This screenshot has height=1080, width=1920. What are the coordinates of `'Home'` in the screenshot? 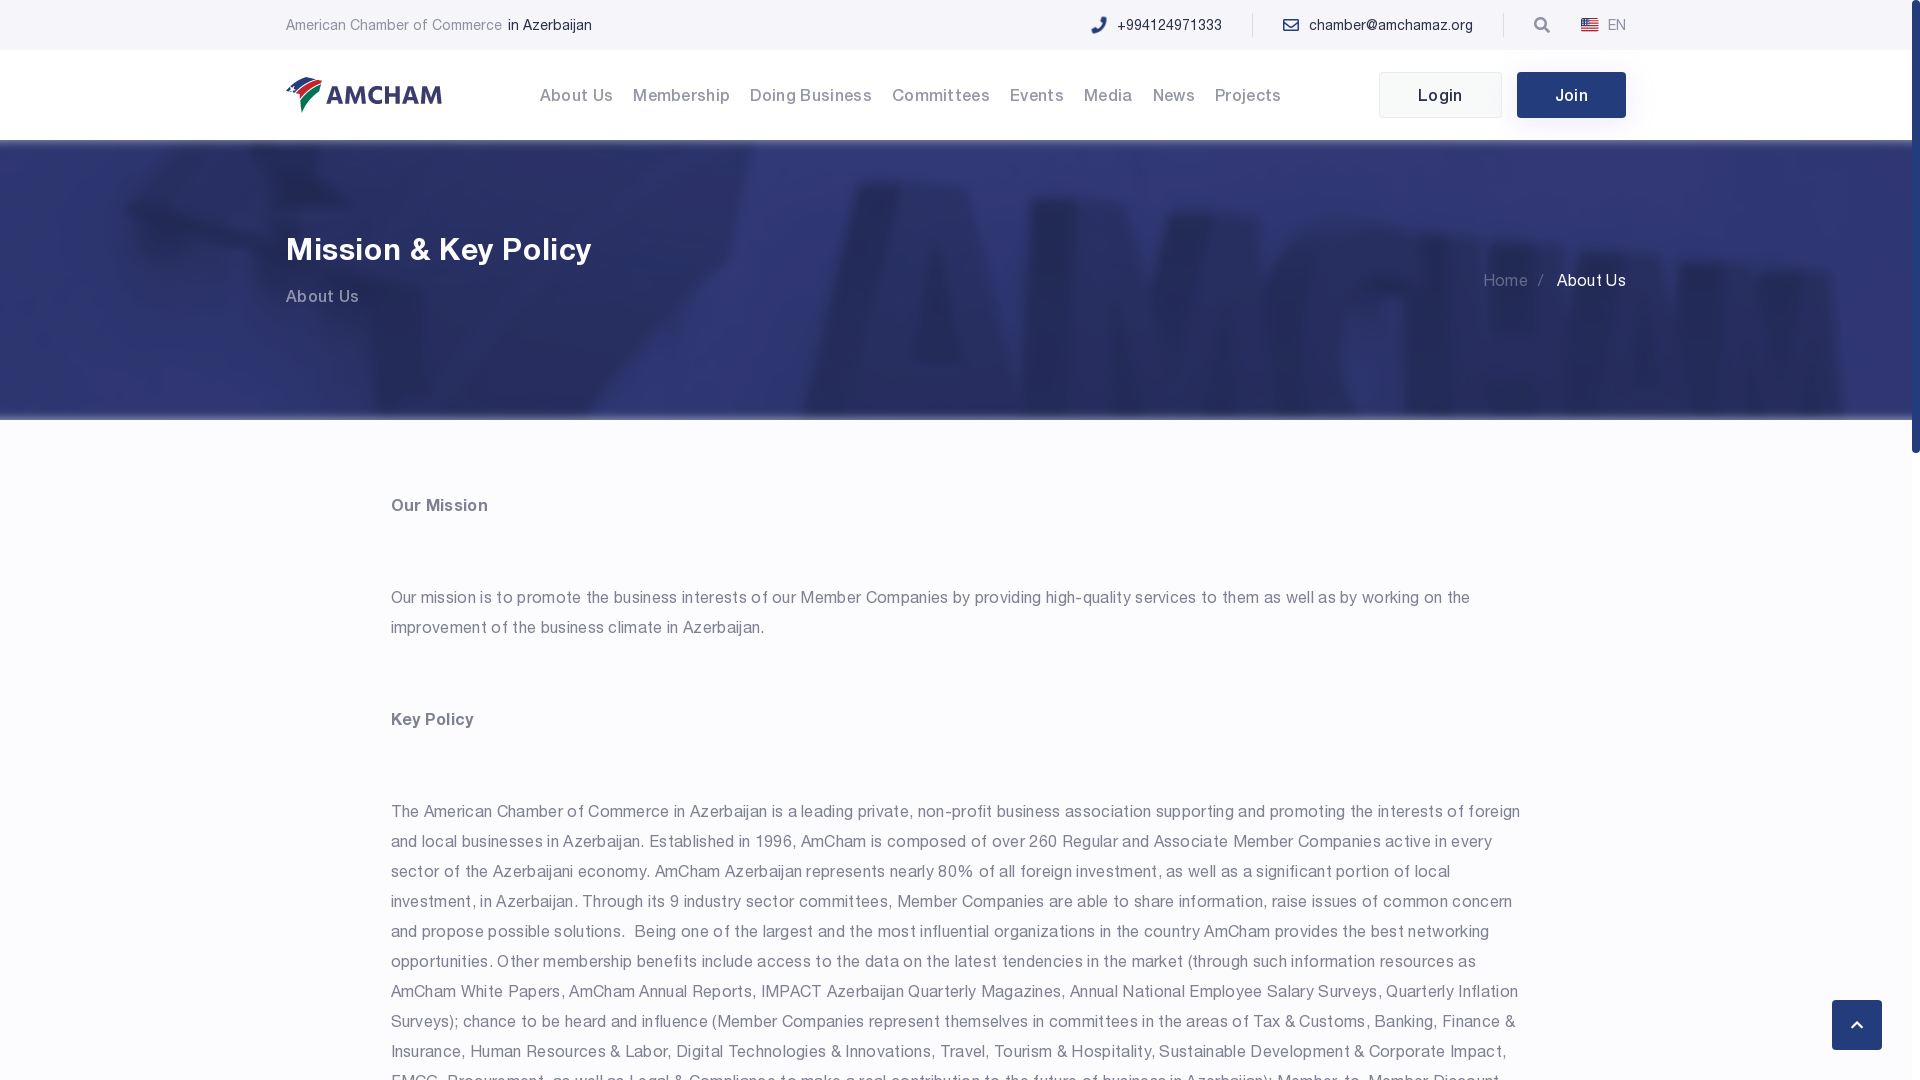 It's located at (1518, 280).